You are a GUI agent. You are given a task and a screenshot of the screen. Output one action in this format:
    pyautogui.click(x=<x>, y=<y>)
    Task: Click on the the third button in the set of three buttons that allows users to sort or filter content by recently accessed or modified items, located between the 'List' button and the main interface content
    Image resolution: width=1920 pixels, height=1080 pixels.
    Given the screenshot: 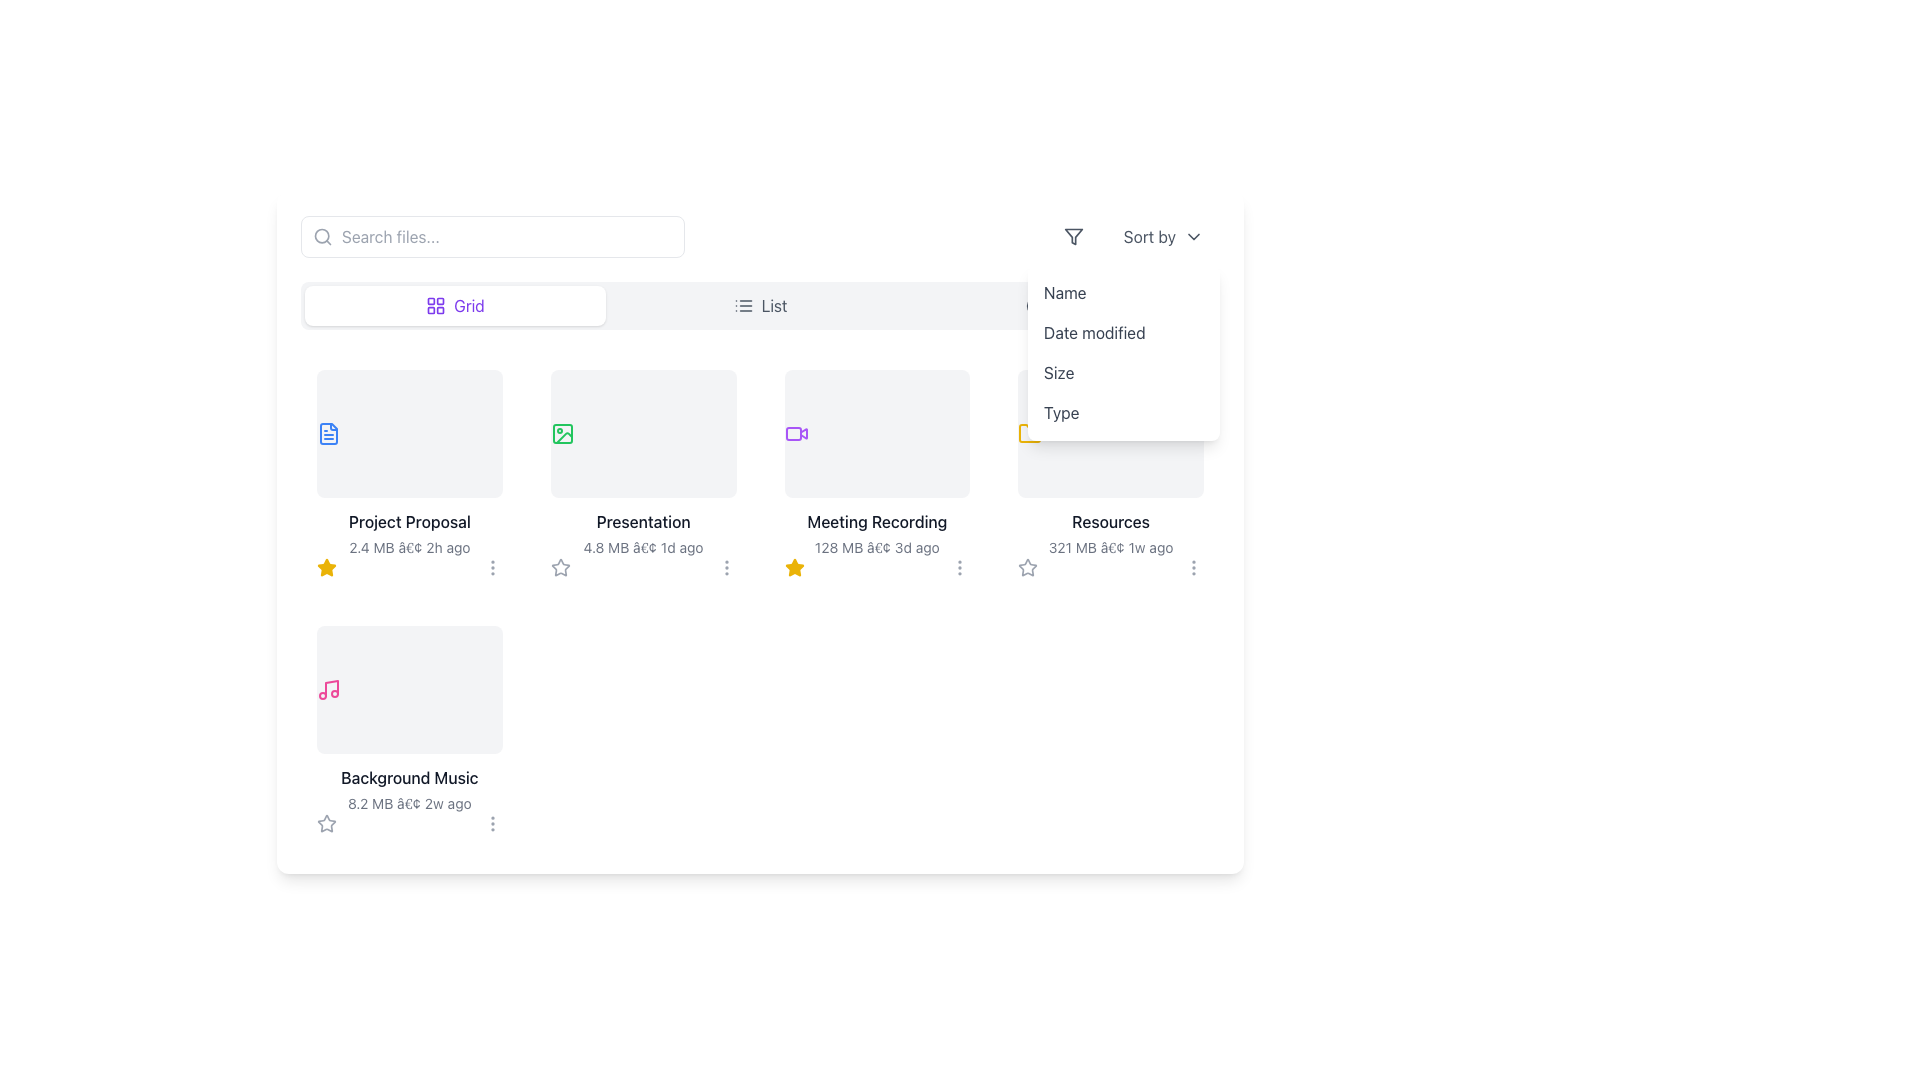 What is the action you would take?
    pyautogui.click(x=1064, y=305)
    